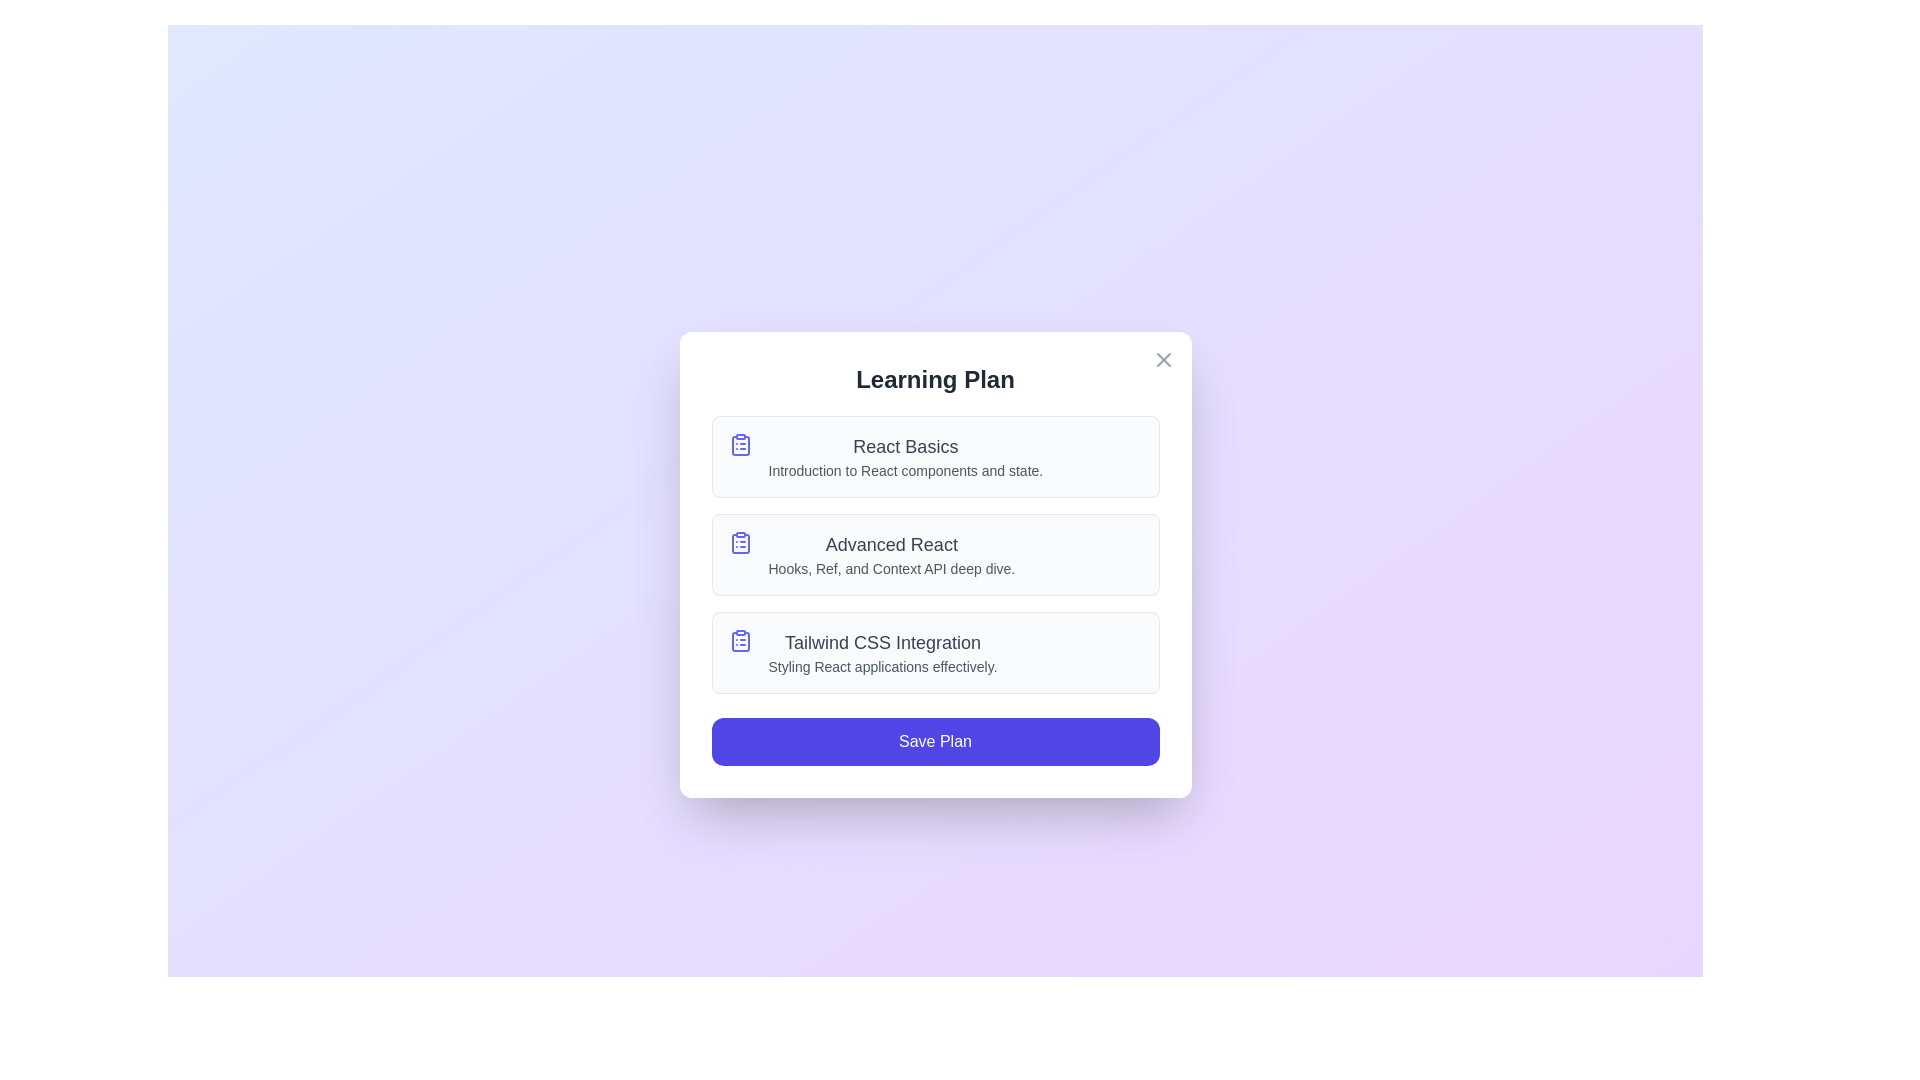 This screenshot has height=1080, width=1920. Describe the element at coordinates (934, 652) in the screenshot. I see `the lesson item Tailwind CSS Integration to highlight it` at that location.